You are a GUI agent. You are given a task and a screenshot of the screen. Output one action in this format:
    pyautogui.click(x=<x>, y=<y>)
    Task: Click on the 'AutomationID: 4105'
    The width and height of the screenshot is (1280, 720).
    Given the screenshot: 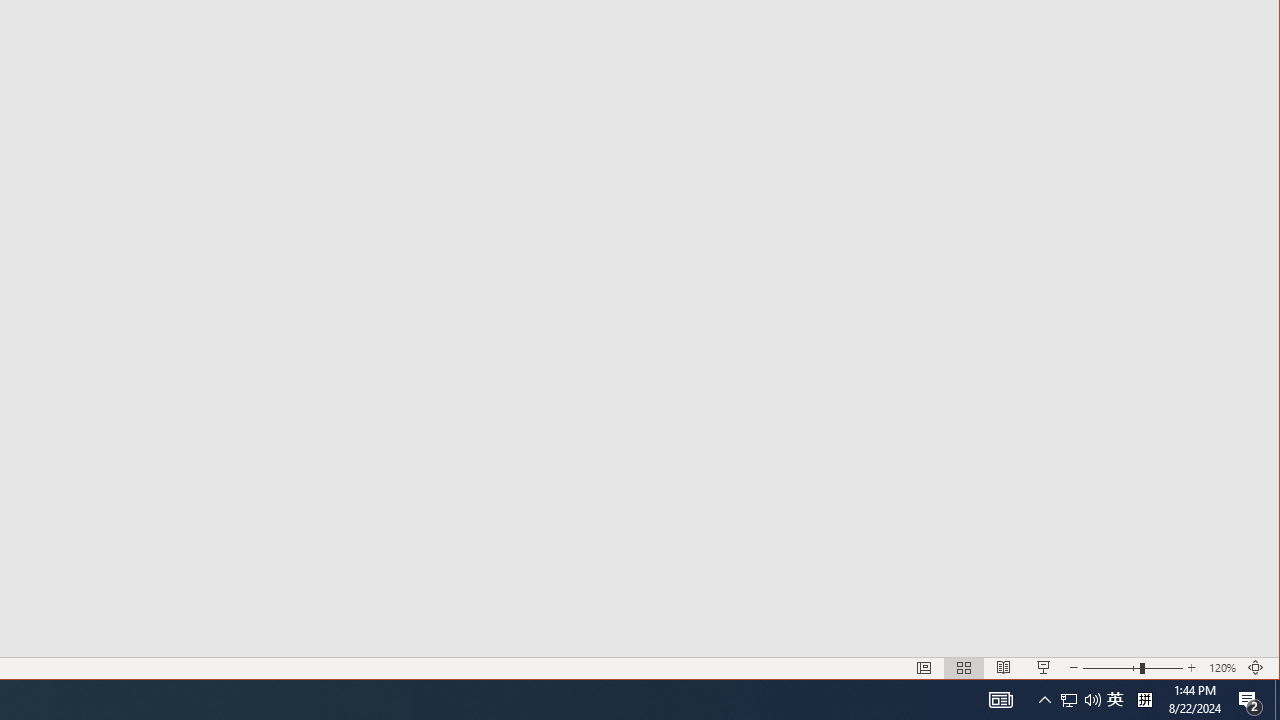 What is the action you would take?
    pyautogui.click(x=1000, y=698)
    